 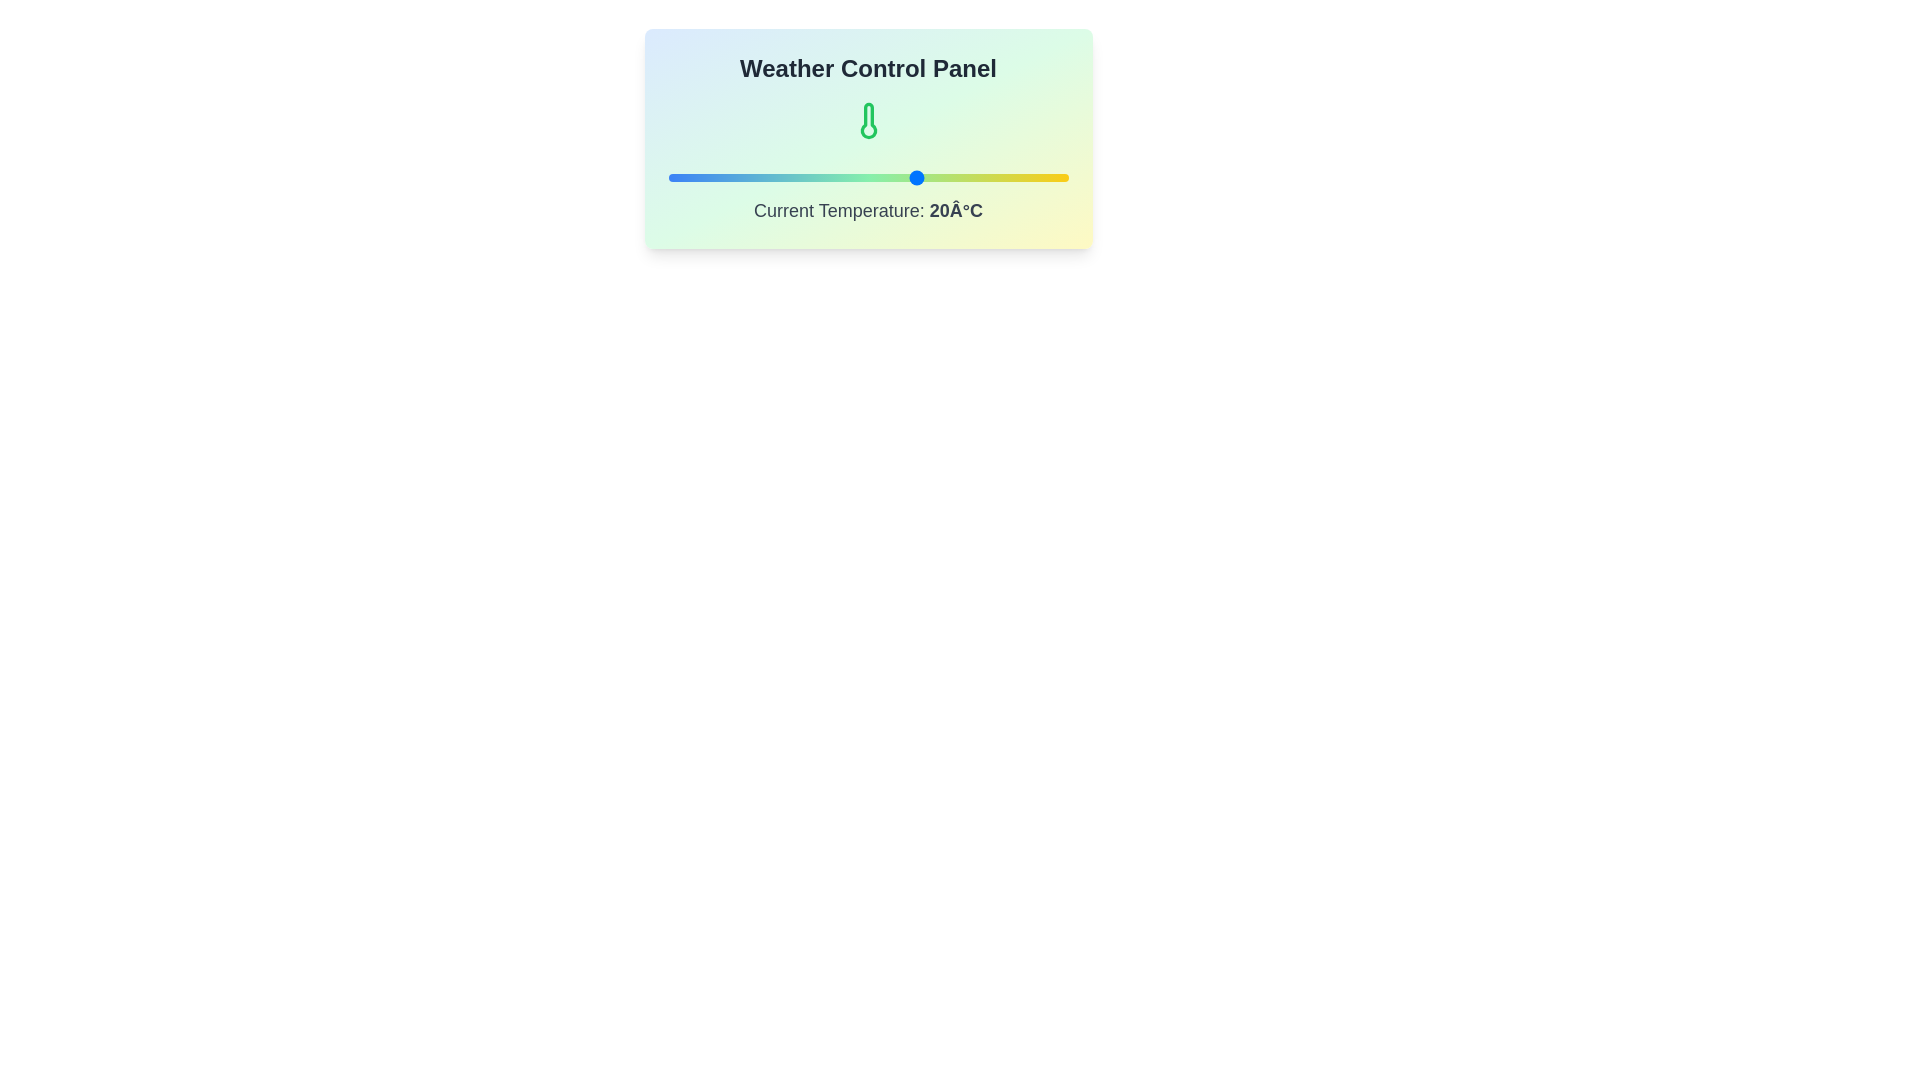 What do you see at coordinates (1042, 176) in the screenshot?
I see `the temperature slider to 45°C to observe the icon change` at bounding box center [1042, 176].